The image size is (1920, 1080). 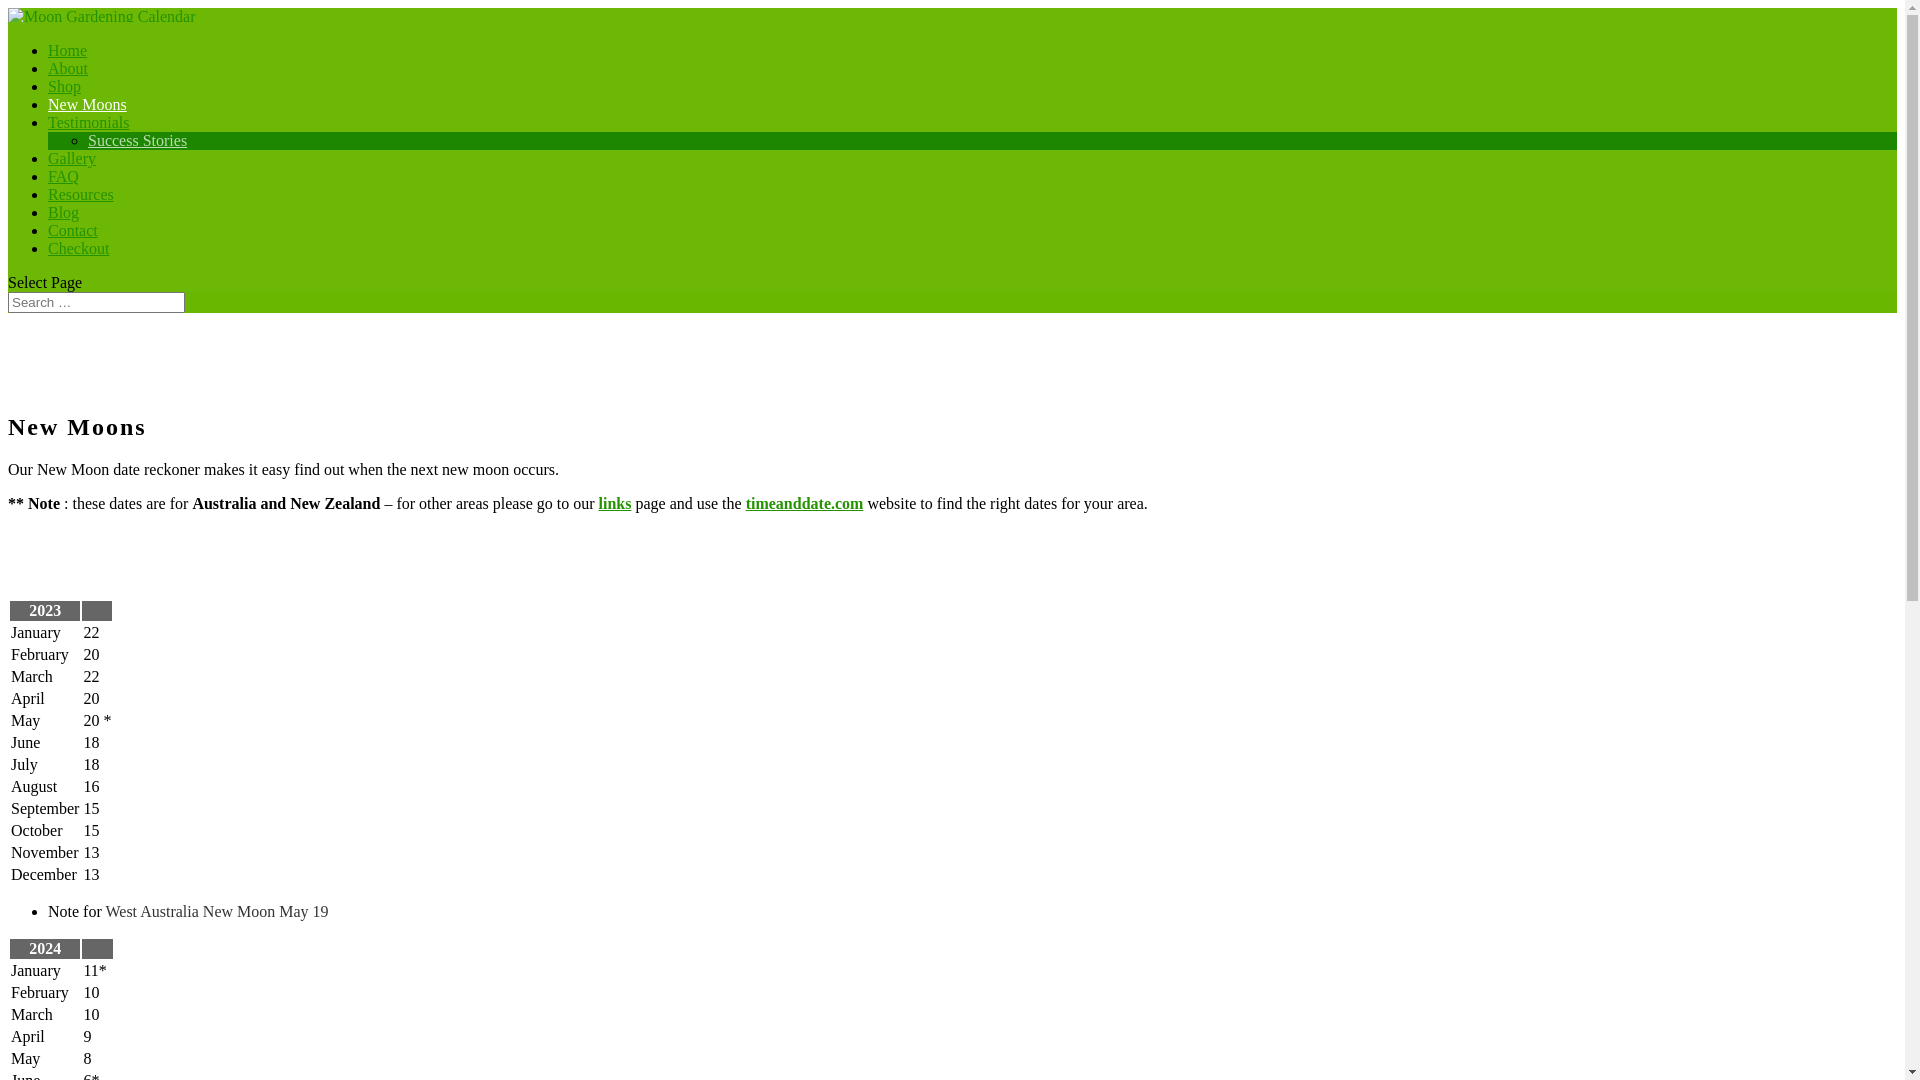 I want to click on 'Blog', so click(x=63, y=221).